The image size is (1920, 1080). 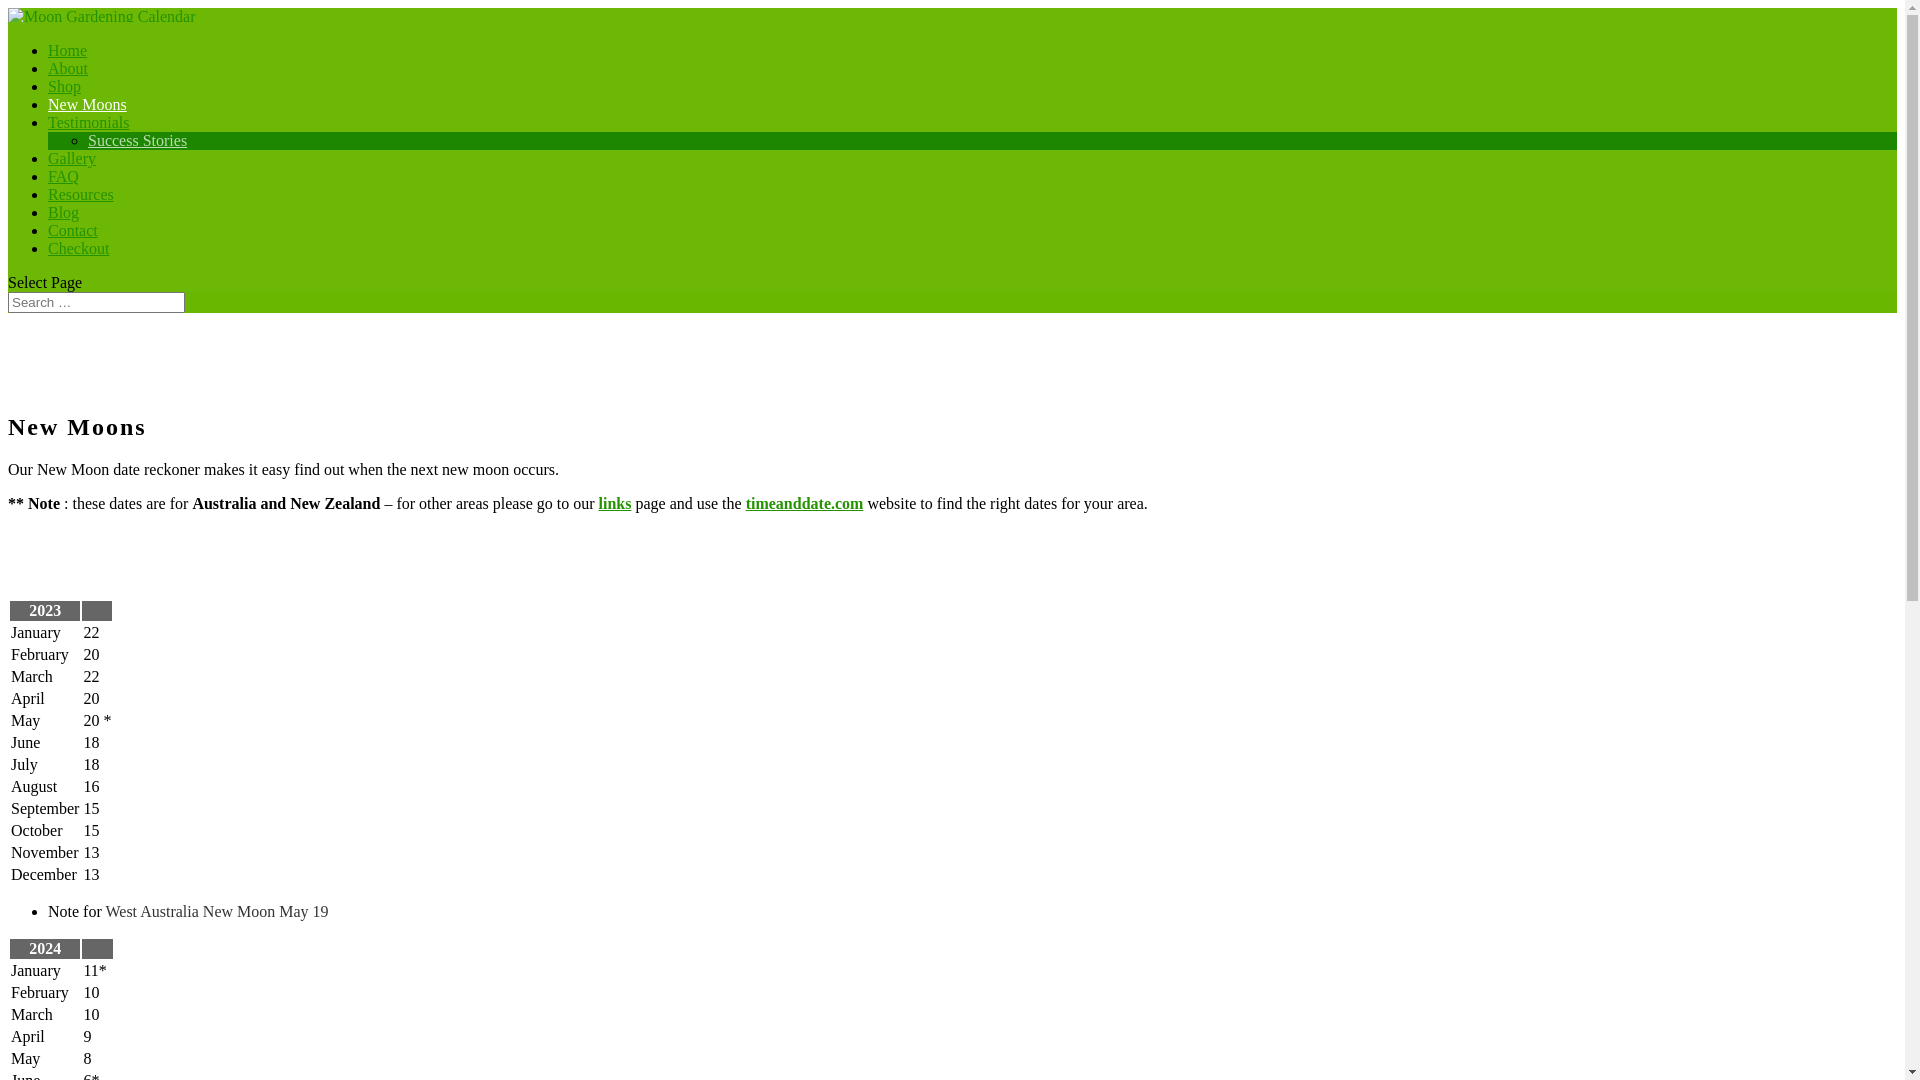 I want to click on 'Blog', so click(x=63, y=221).